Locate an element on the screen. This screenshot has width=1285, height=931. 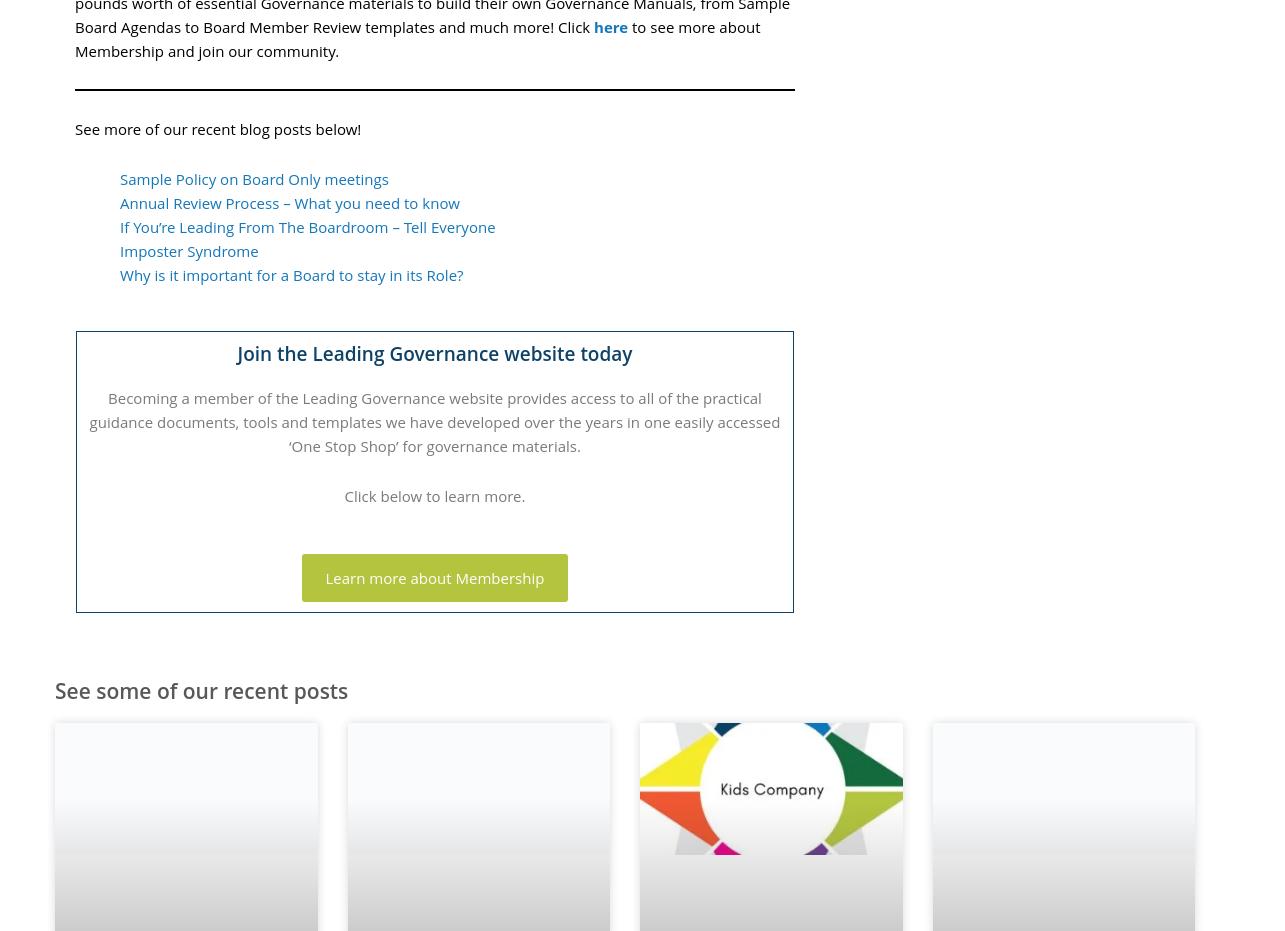
'Why is it important for a Board to stay in its Role?' is located at coordinates (120, 274).